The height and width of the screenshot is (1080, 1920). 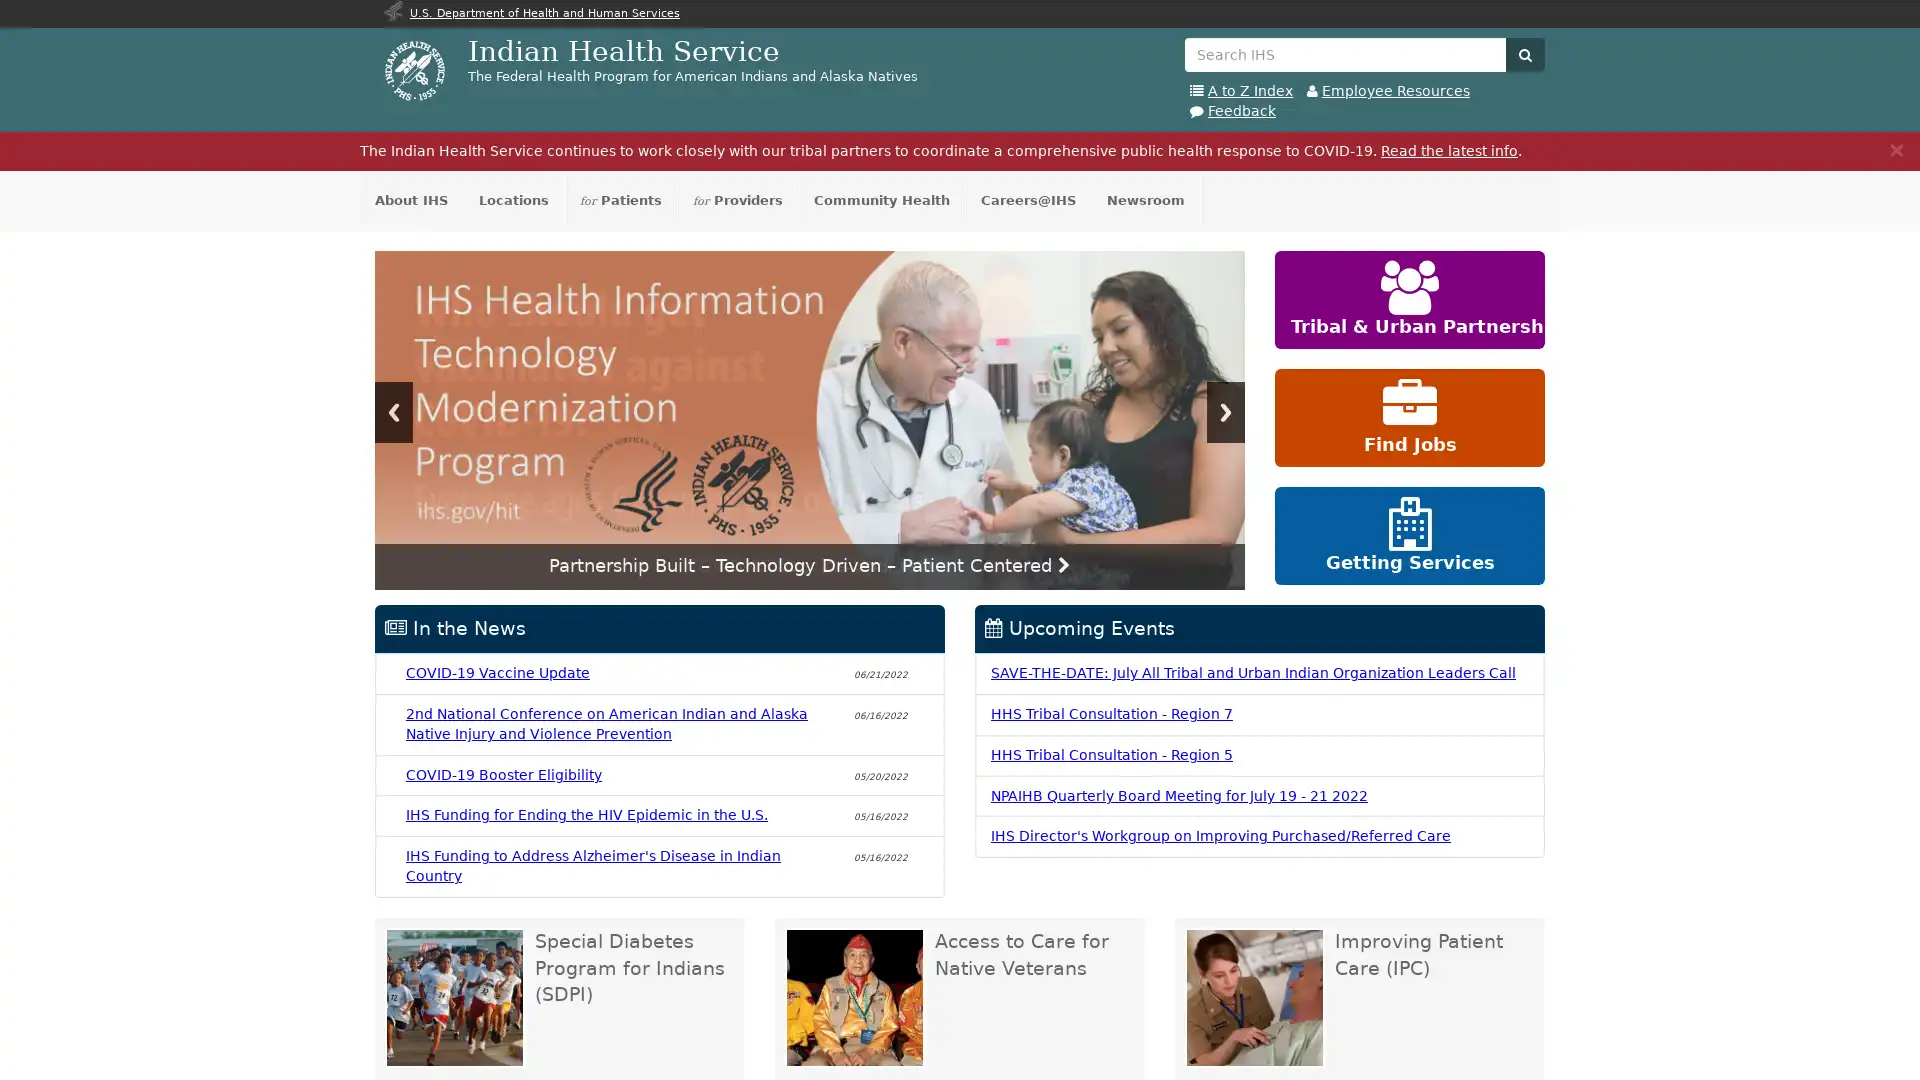 What do you see at coordinates (1524, 53) in the screenshot?
I see `Search IHS Submit Button` at bounding box center [1524, 53].